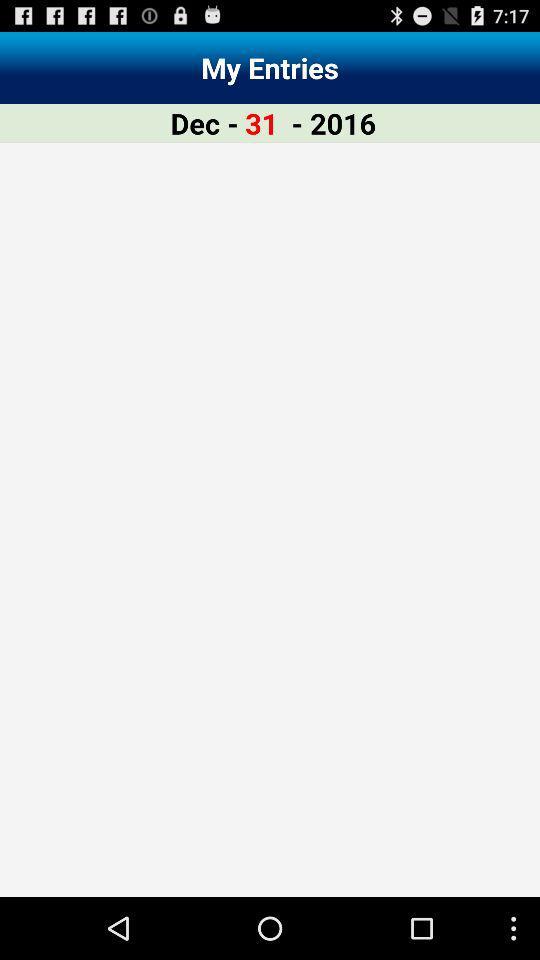 The height and width of the screenshot is (960, 540). Describe the element at coordinates (261, 122) in the screenshot. I see `the 31 icon` at that location.